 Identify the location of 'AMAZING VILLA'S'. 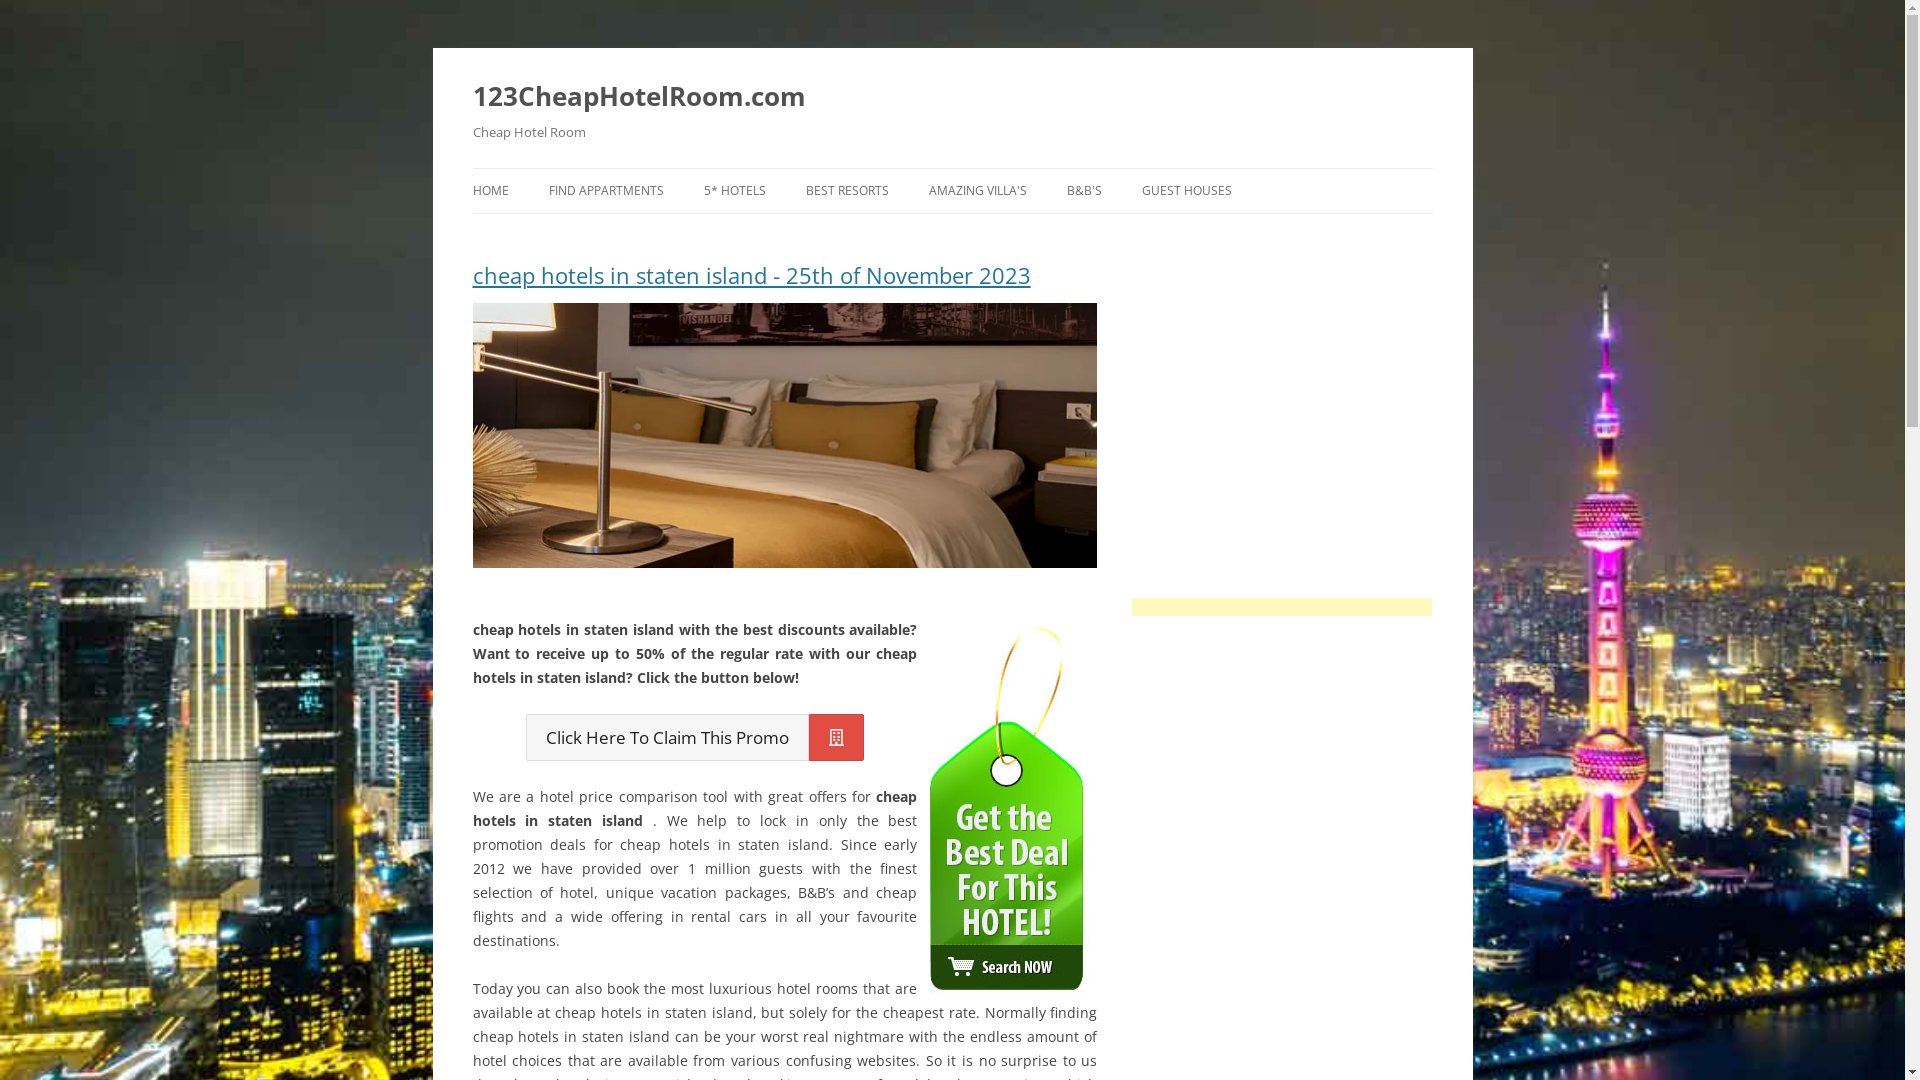
(977, 191).